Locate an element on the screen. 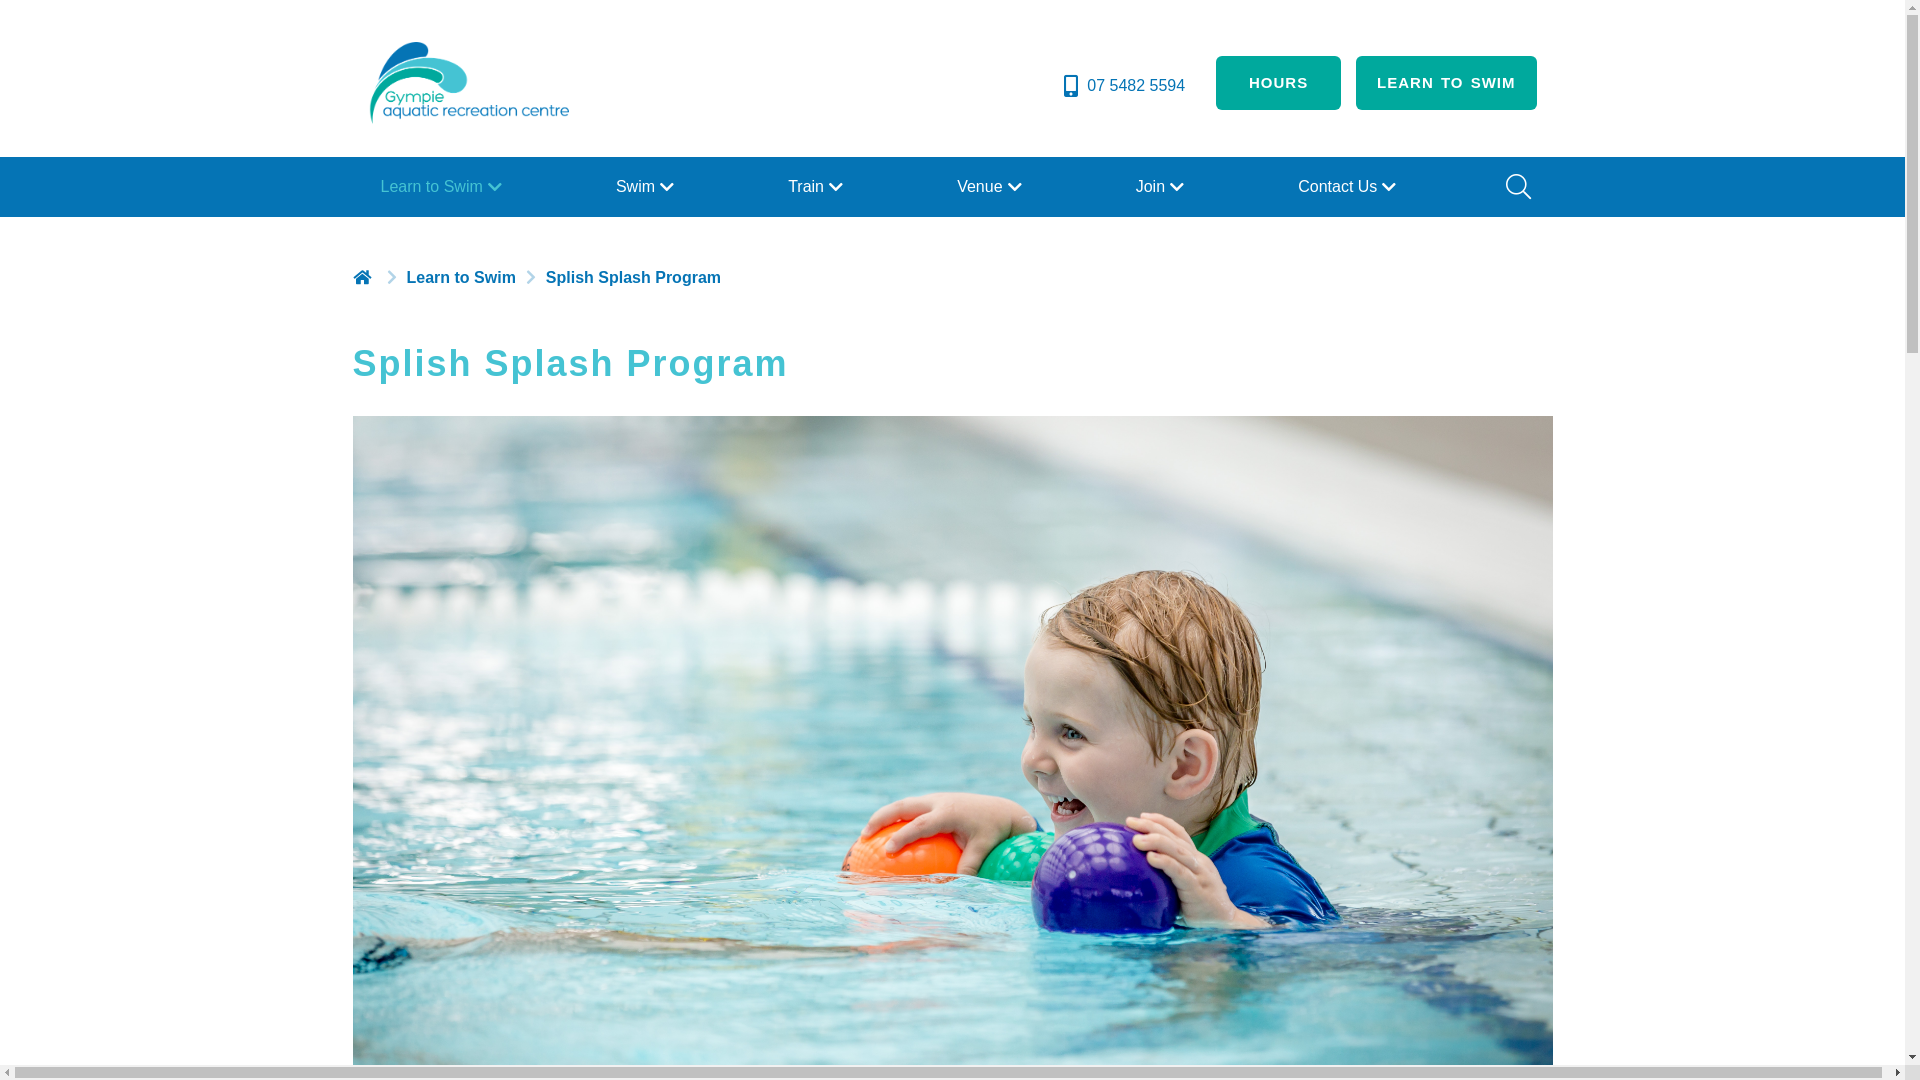 The width and height of the screenshot is (1920, 1080). 'Venue' is located at coordinates (991, 186).